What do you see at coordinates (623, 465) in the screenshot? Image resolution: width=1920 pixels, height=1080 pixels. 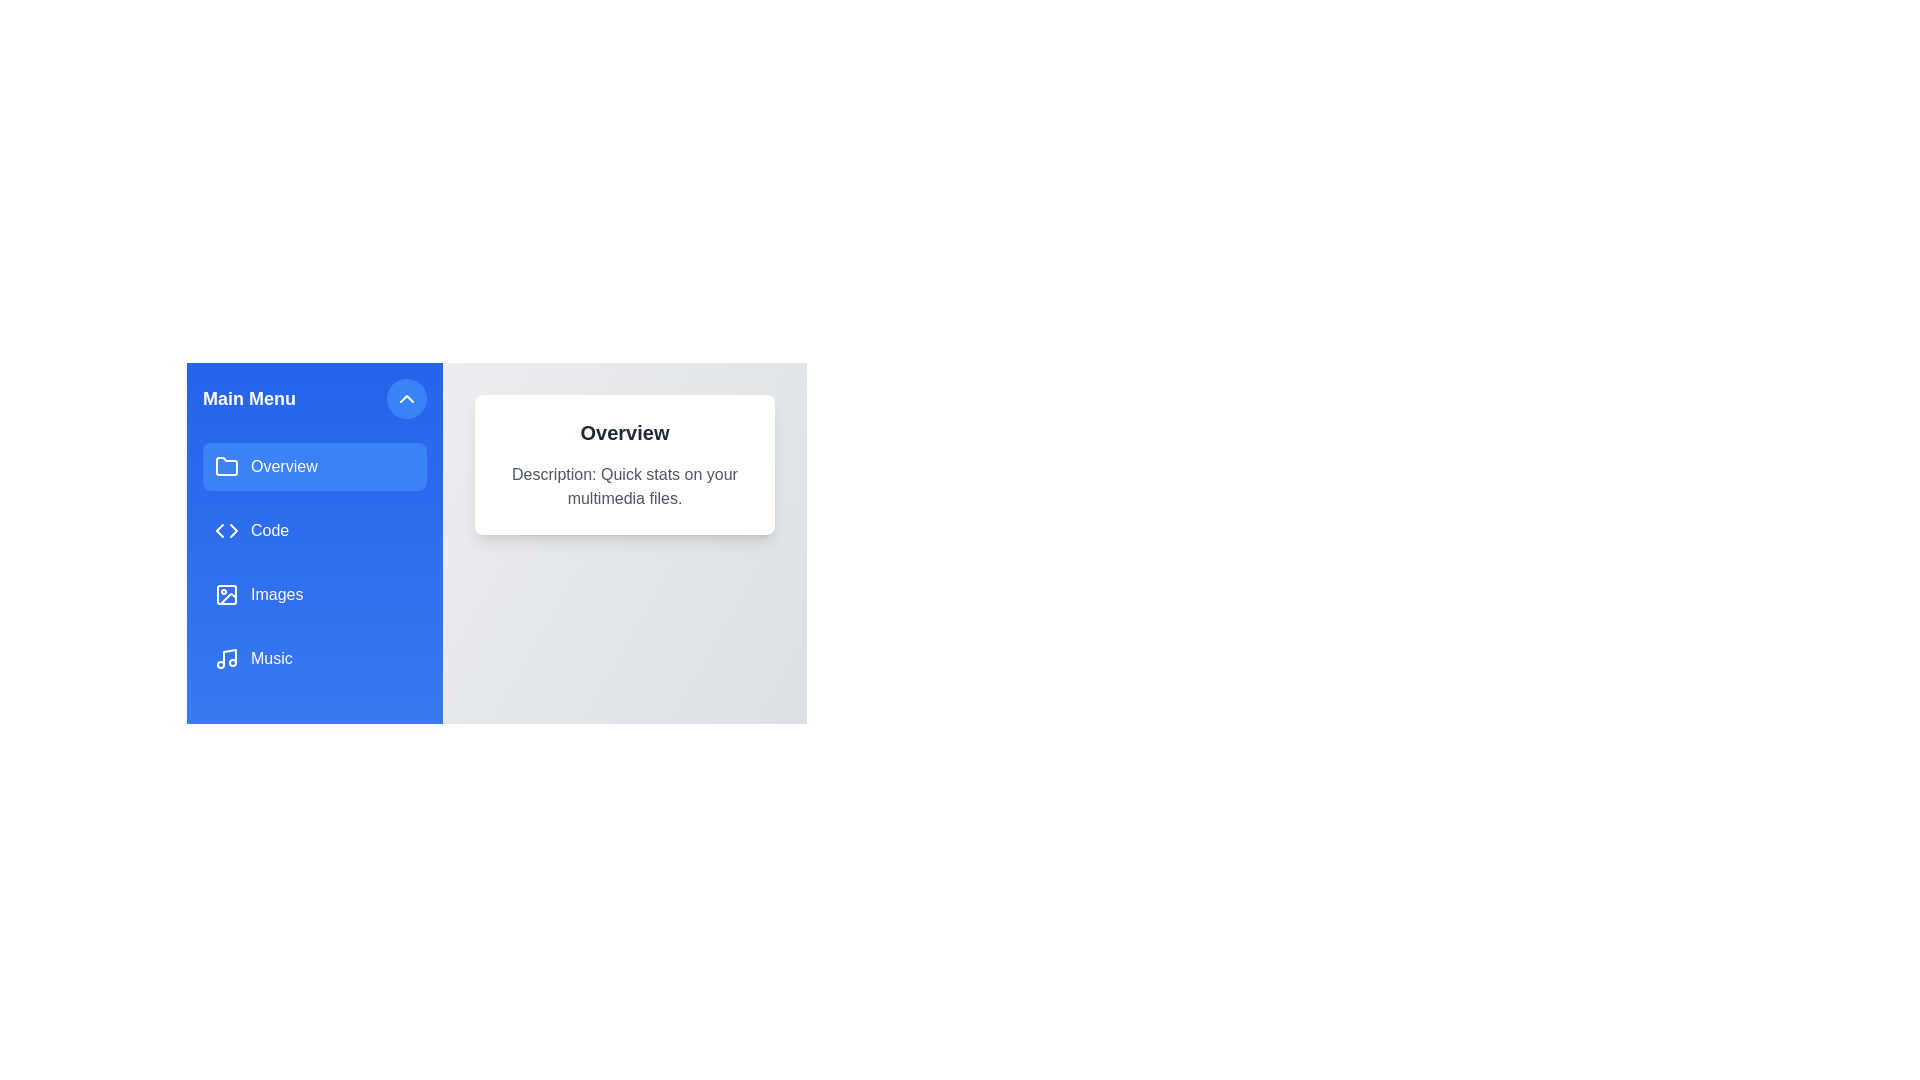 I see `the informational panel titled 'Overview' to access related content` at bounding box center [623, 465].